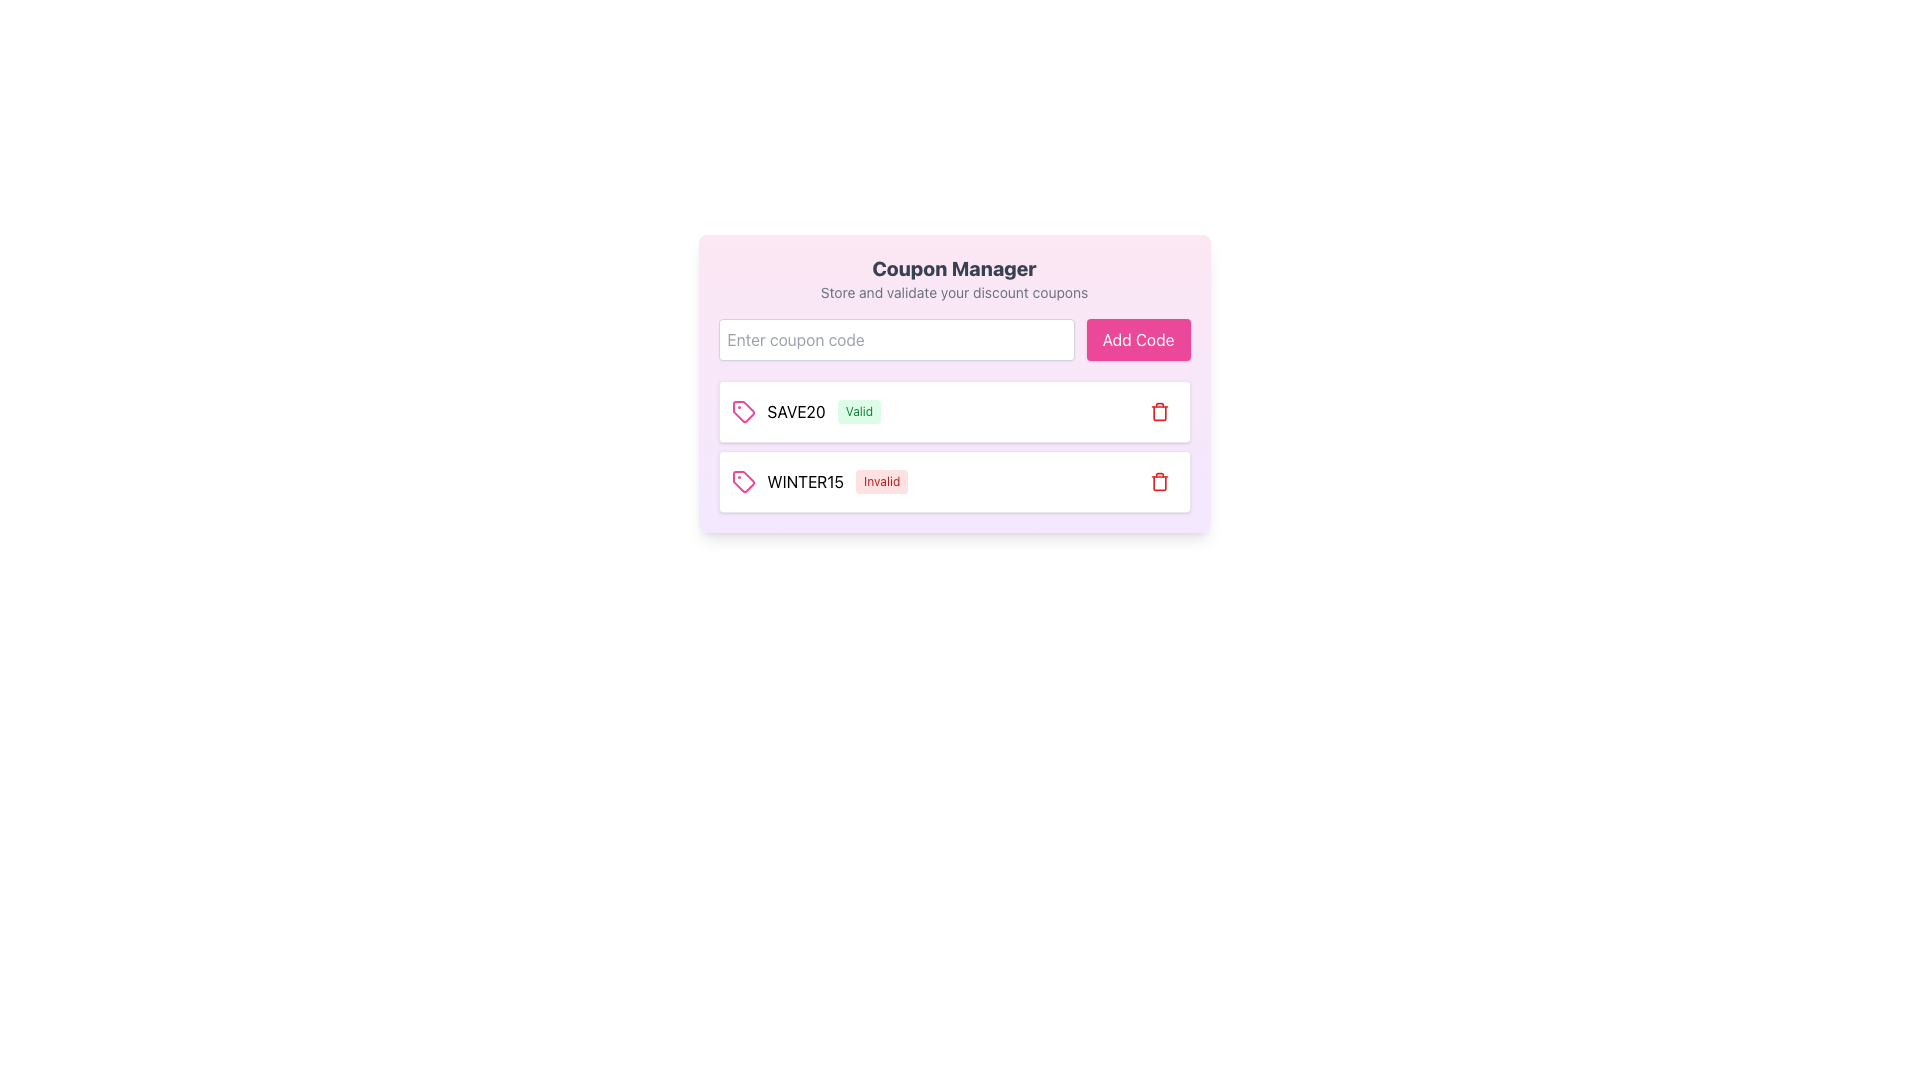 Image resolution: width=1920 pixels, height=1080 pixels. Describe the element at coordinates (859, 411) in the screenshot. I see `the Status Badge, which is a rectangular badge with rounded corners containing the word 'Valid' in green text, located to the right of 'SAVE20' in the first row of the coupon list` at that location.